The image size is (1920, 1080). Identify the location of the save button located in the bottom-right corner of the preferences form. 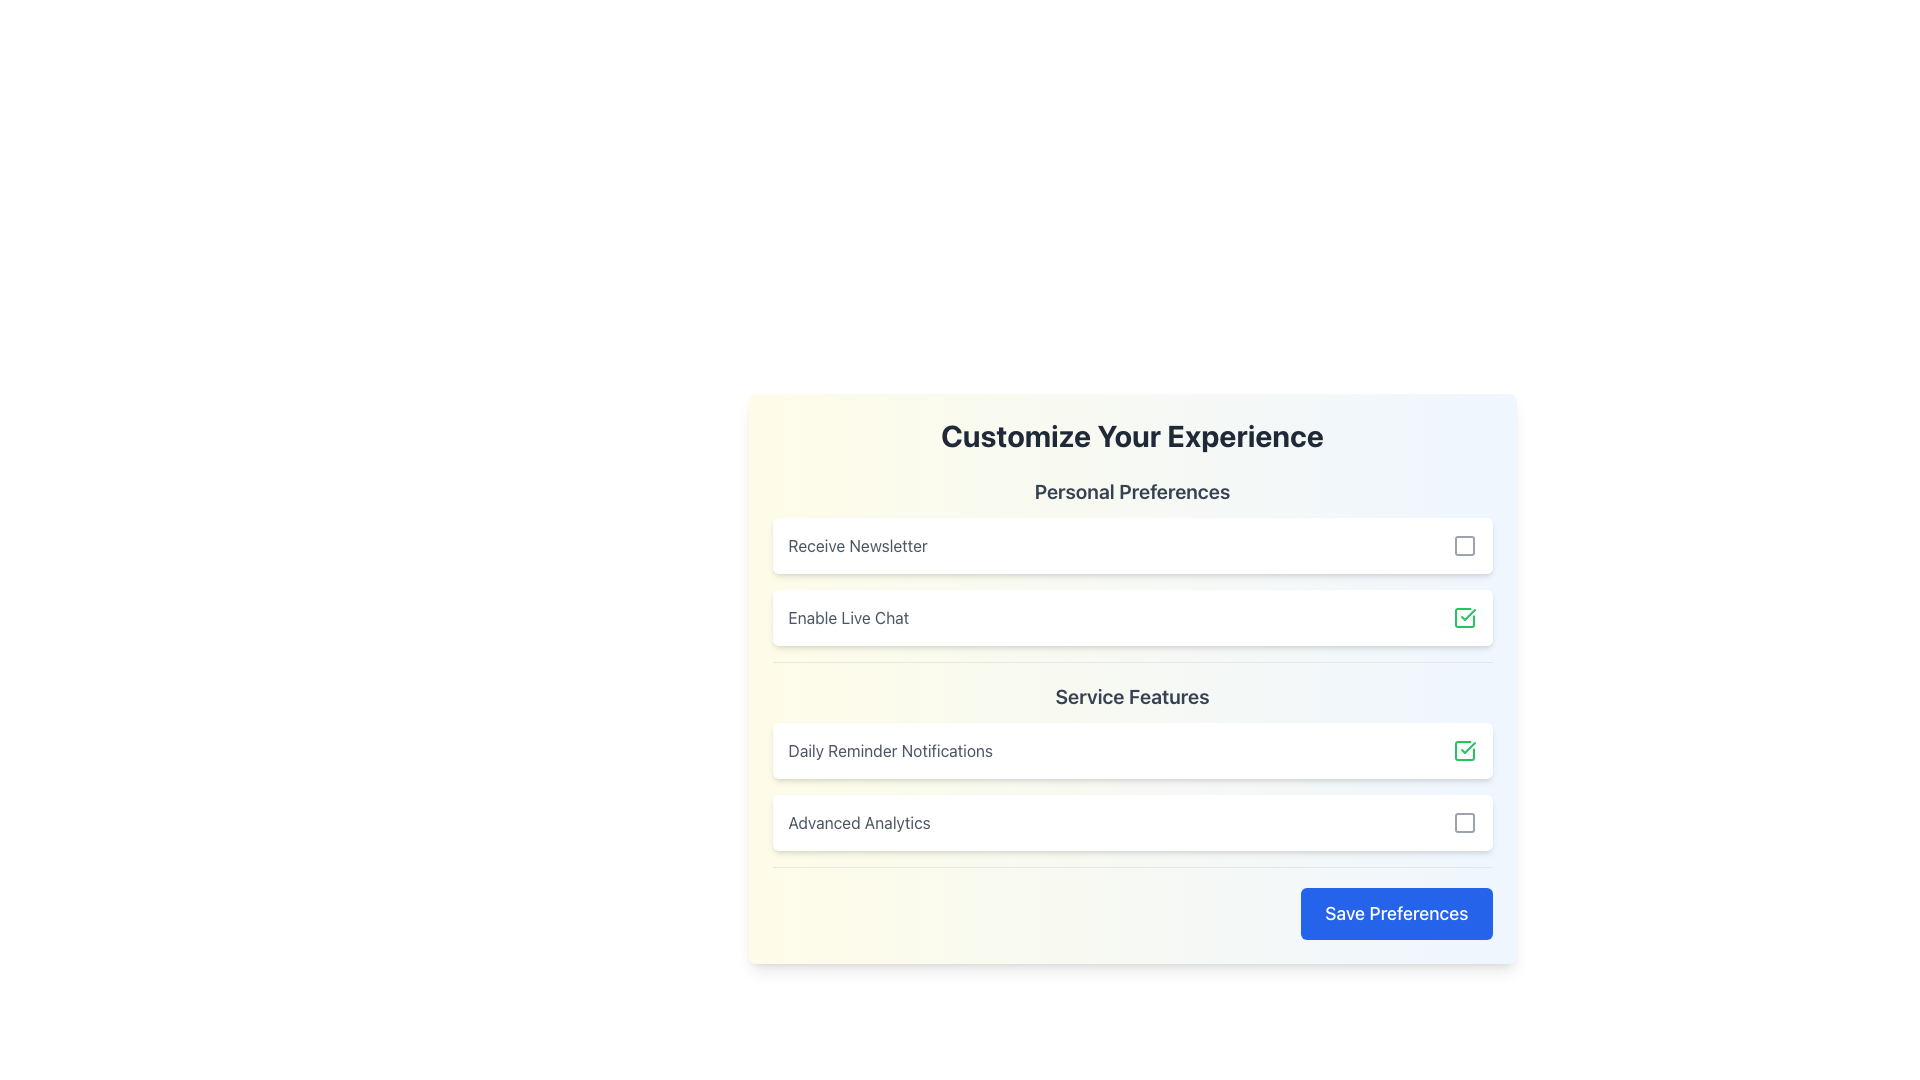
(1395, 914).